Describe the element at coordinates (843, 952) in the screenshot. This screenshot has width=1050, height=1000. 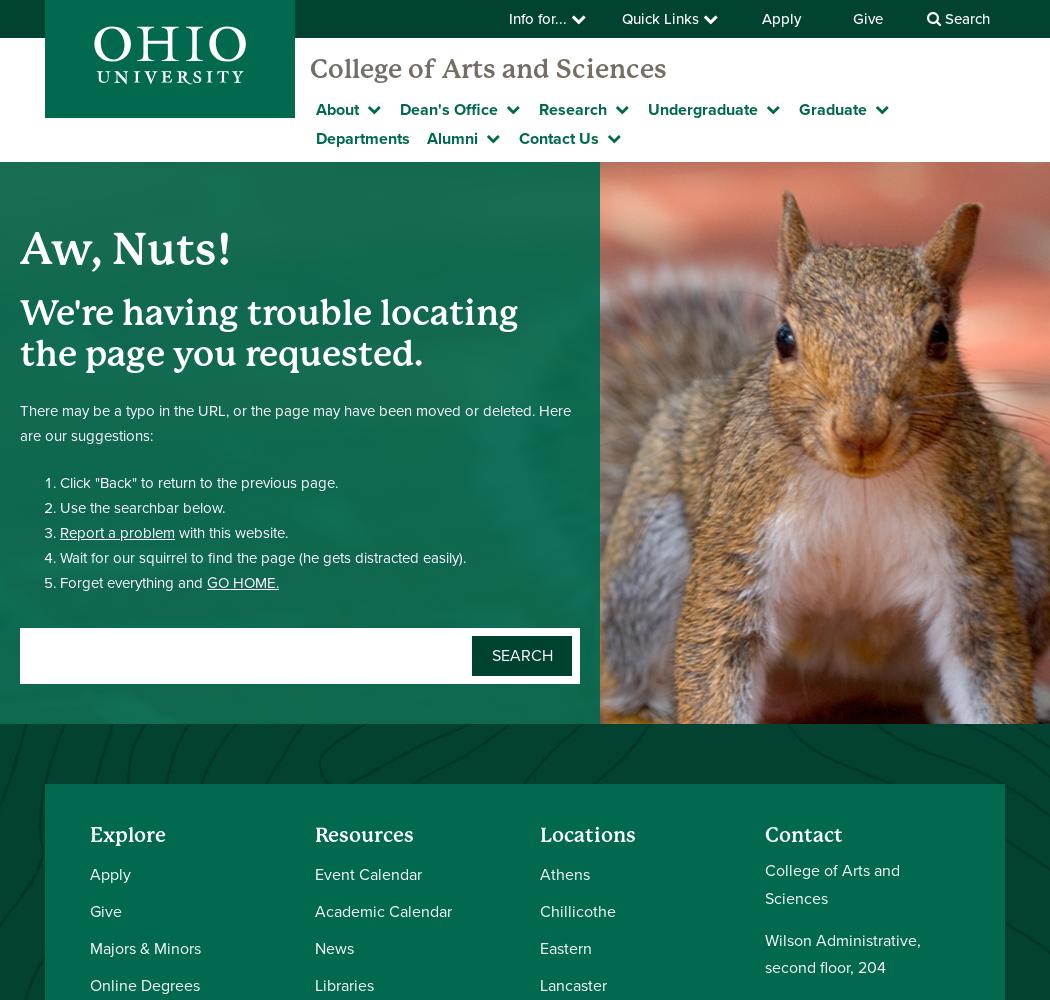
I see `'Wilson Administrative, second floor, 204'` at that location.